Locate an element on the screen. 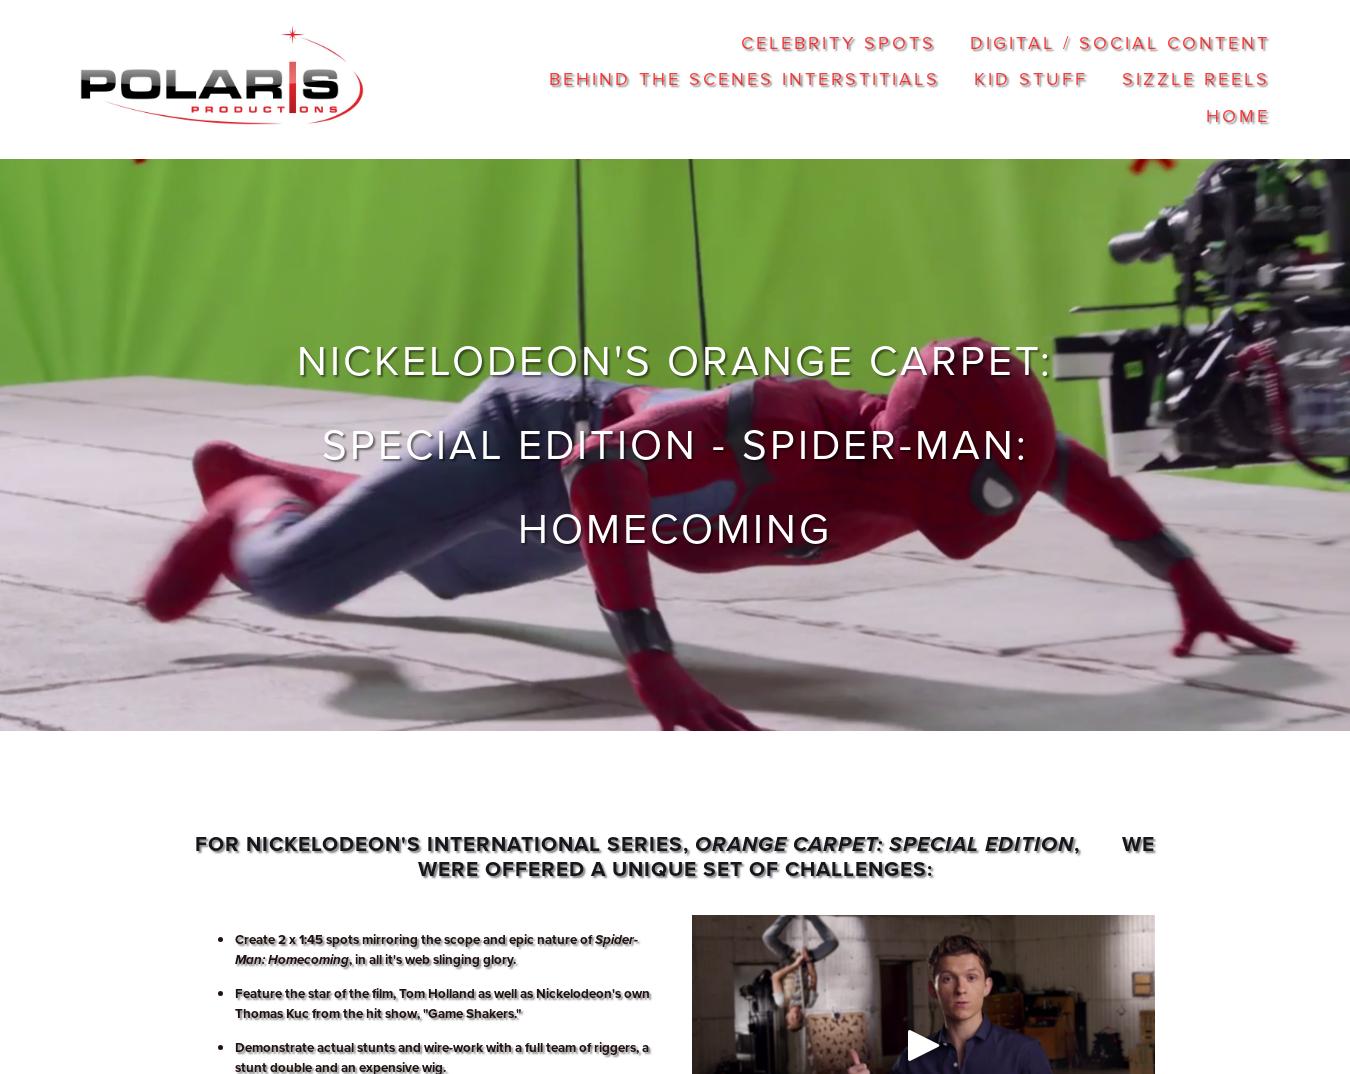 The width and height of the screenshot is (1350, 1074). 'Nickelodeon's Orange Carpet: Special Edition - Spider-Man: Homecoming' is located at coordinates (675, 443).